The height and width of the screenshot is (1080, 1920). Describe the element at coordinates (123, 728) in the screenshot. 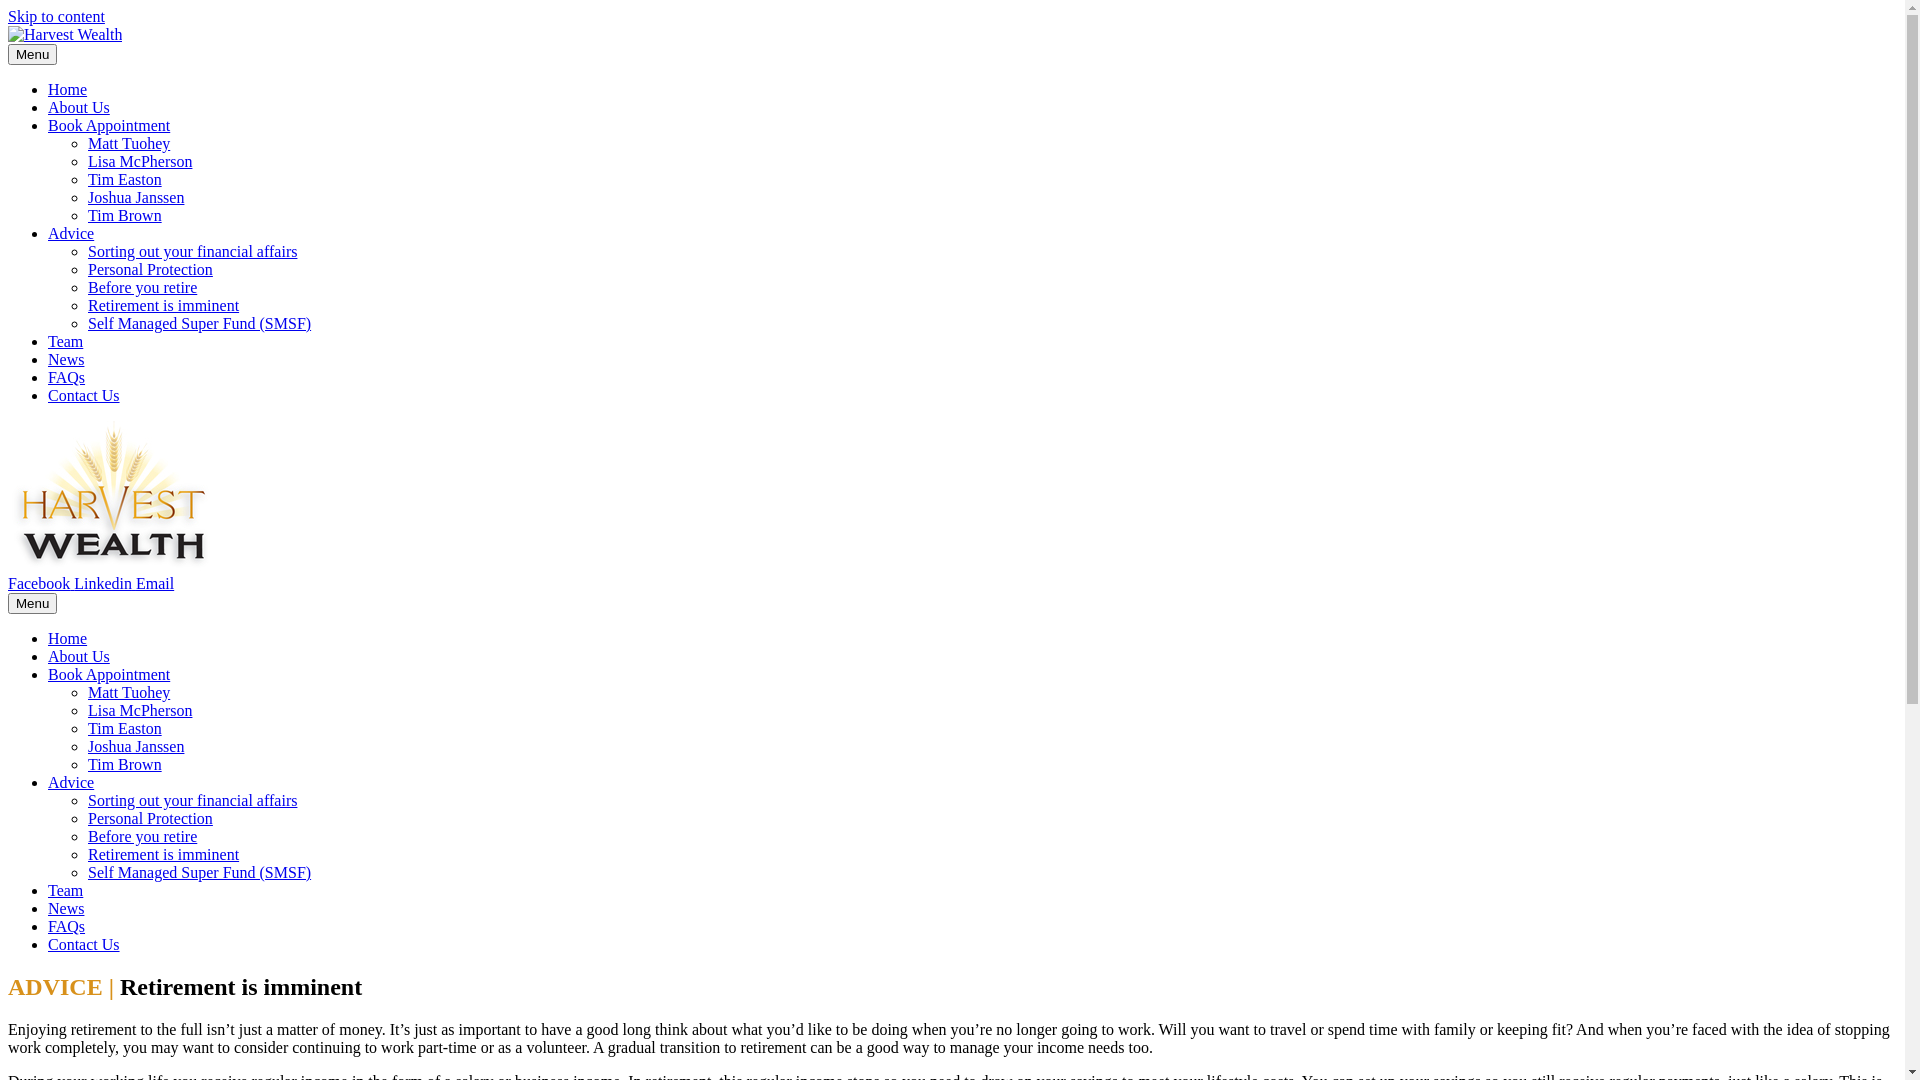

I see `'Tim Easton'` at that location.